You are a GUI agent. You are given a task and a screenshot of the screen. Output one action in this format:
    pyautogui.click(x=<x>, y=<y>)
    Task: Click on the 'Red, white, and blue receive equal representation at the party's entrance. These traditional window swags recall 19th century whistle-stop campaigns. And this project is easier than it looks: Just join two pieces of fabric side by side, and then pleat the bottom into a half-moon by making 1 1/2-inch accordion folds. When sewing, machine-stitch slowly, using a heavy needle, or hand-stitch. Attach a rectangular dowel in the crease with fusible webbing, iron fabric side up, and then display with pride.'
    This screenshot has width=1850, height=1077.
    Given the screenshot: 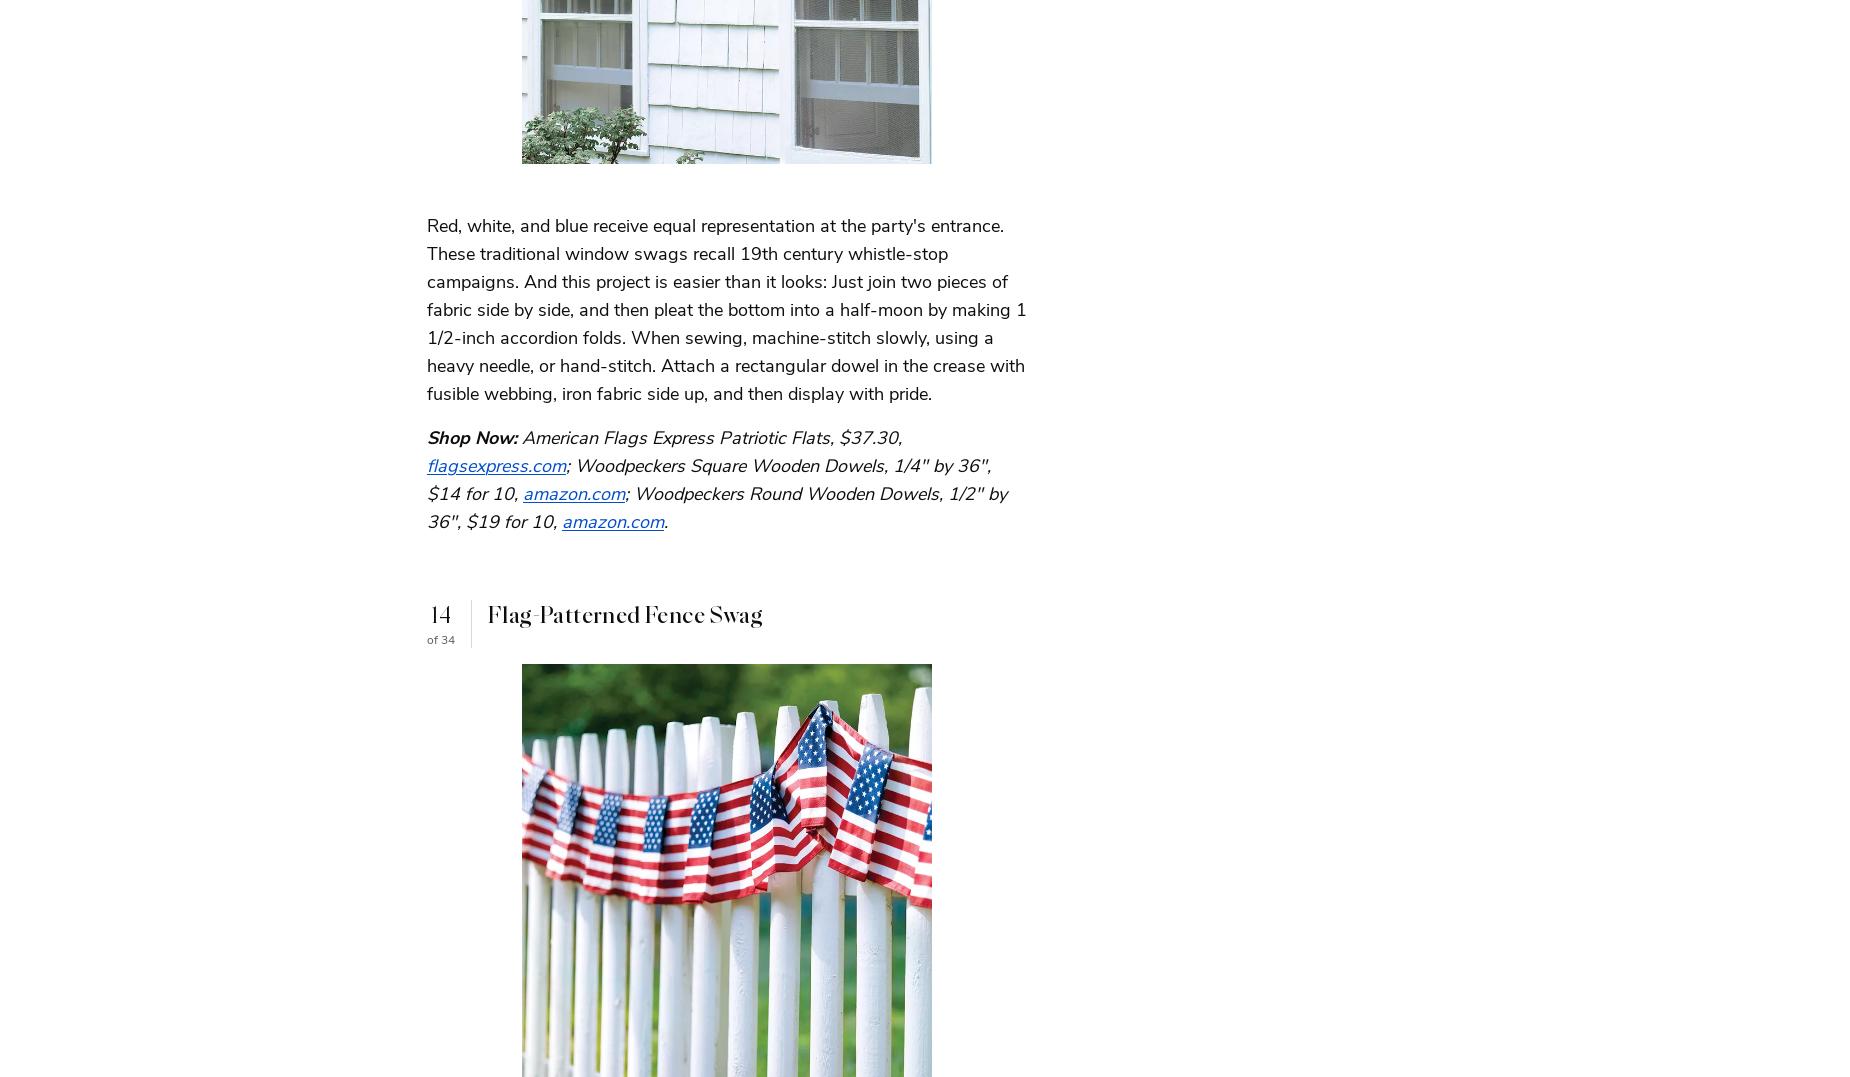 What is the action you would take?
    pyautogui.click(x=727, y=308)
    